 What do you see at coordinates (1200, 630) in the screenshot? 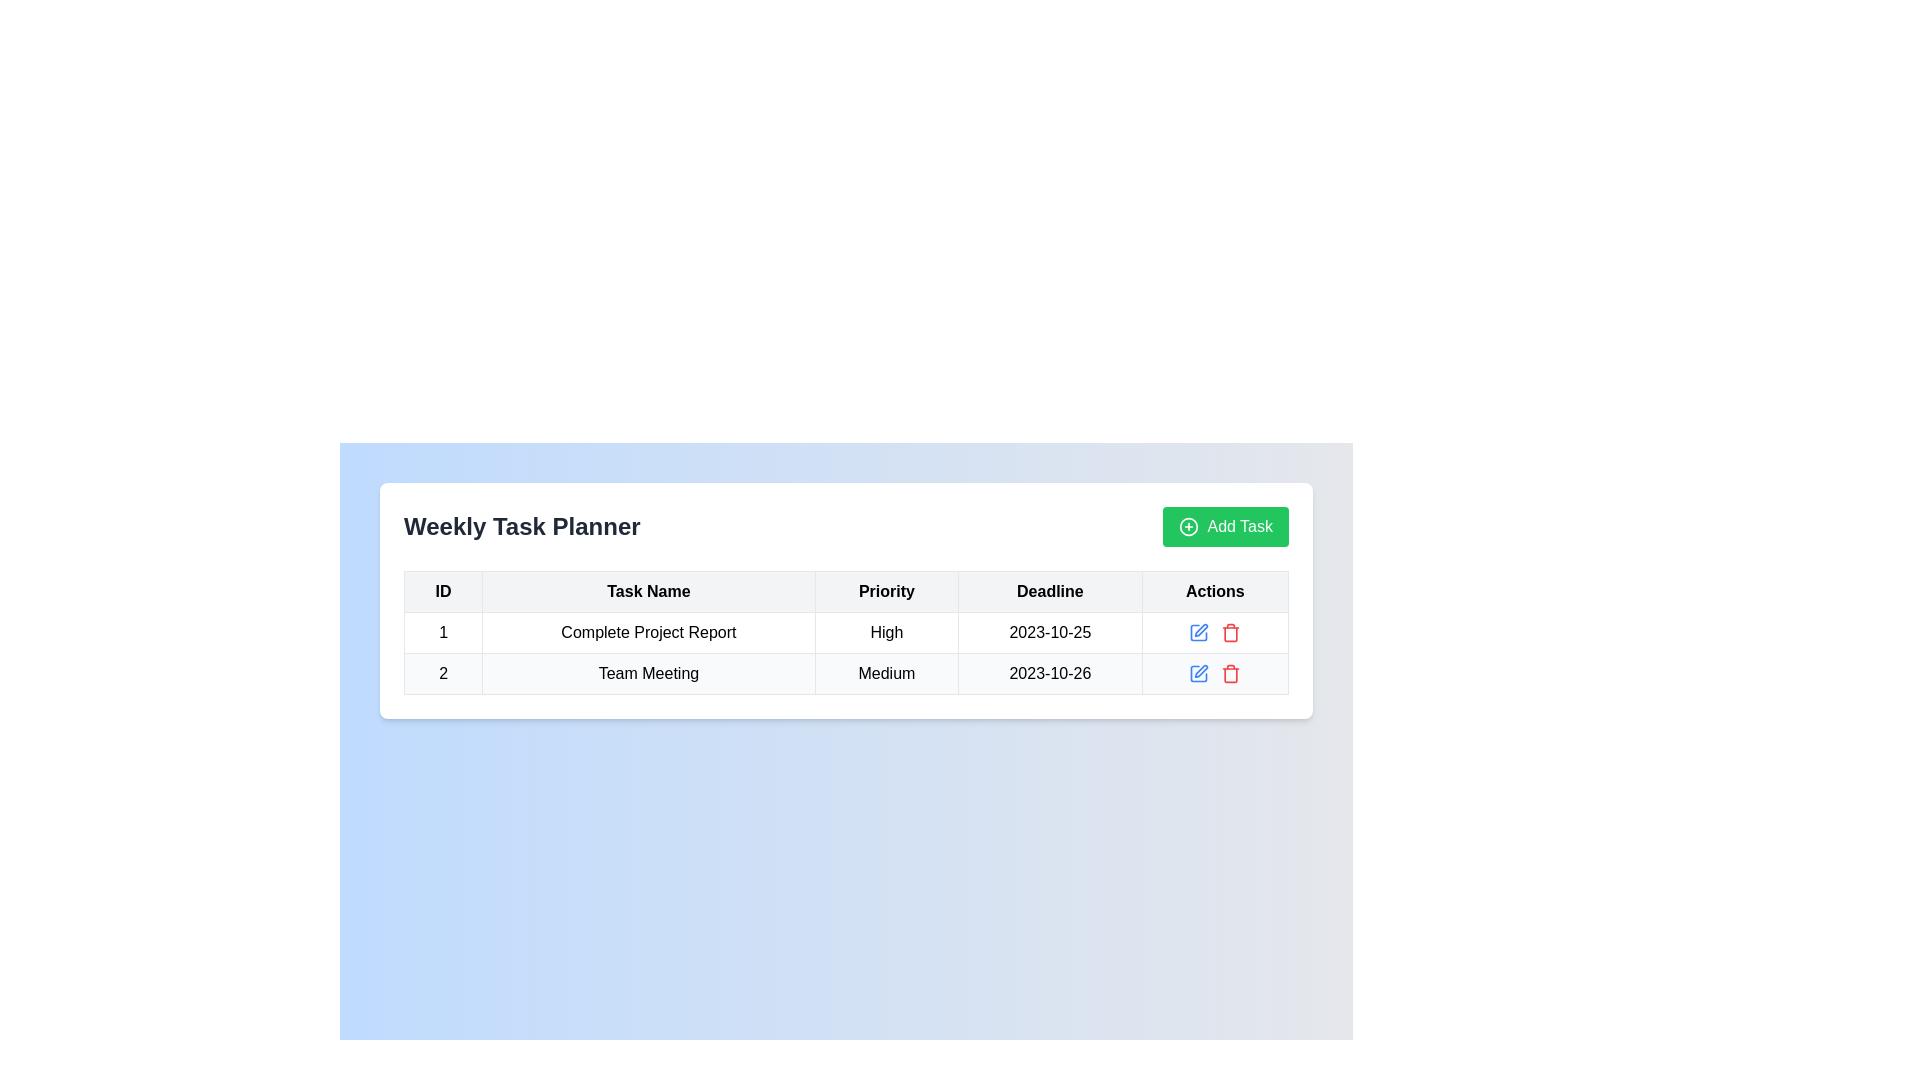
I see `the Icon-based button in the 'Actions' column of the second row in the 'Weekly Task Planner' table` at bounding box center [1200, 630].